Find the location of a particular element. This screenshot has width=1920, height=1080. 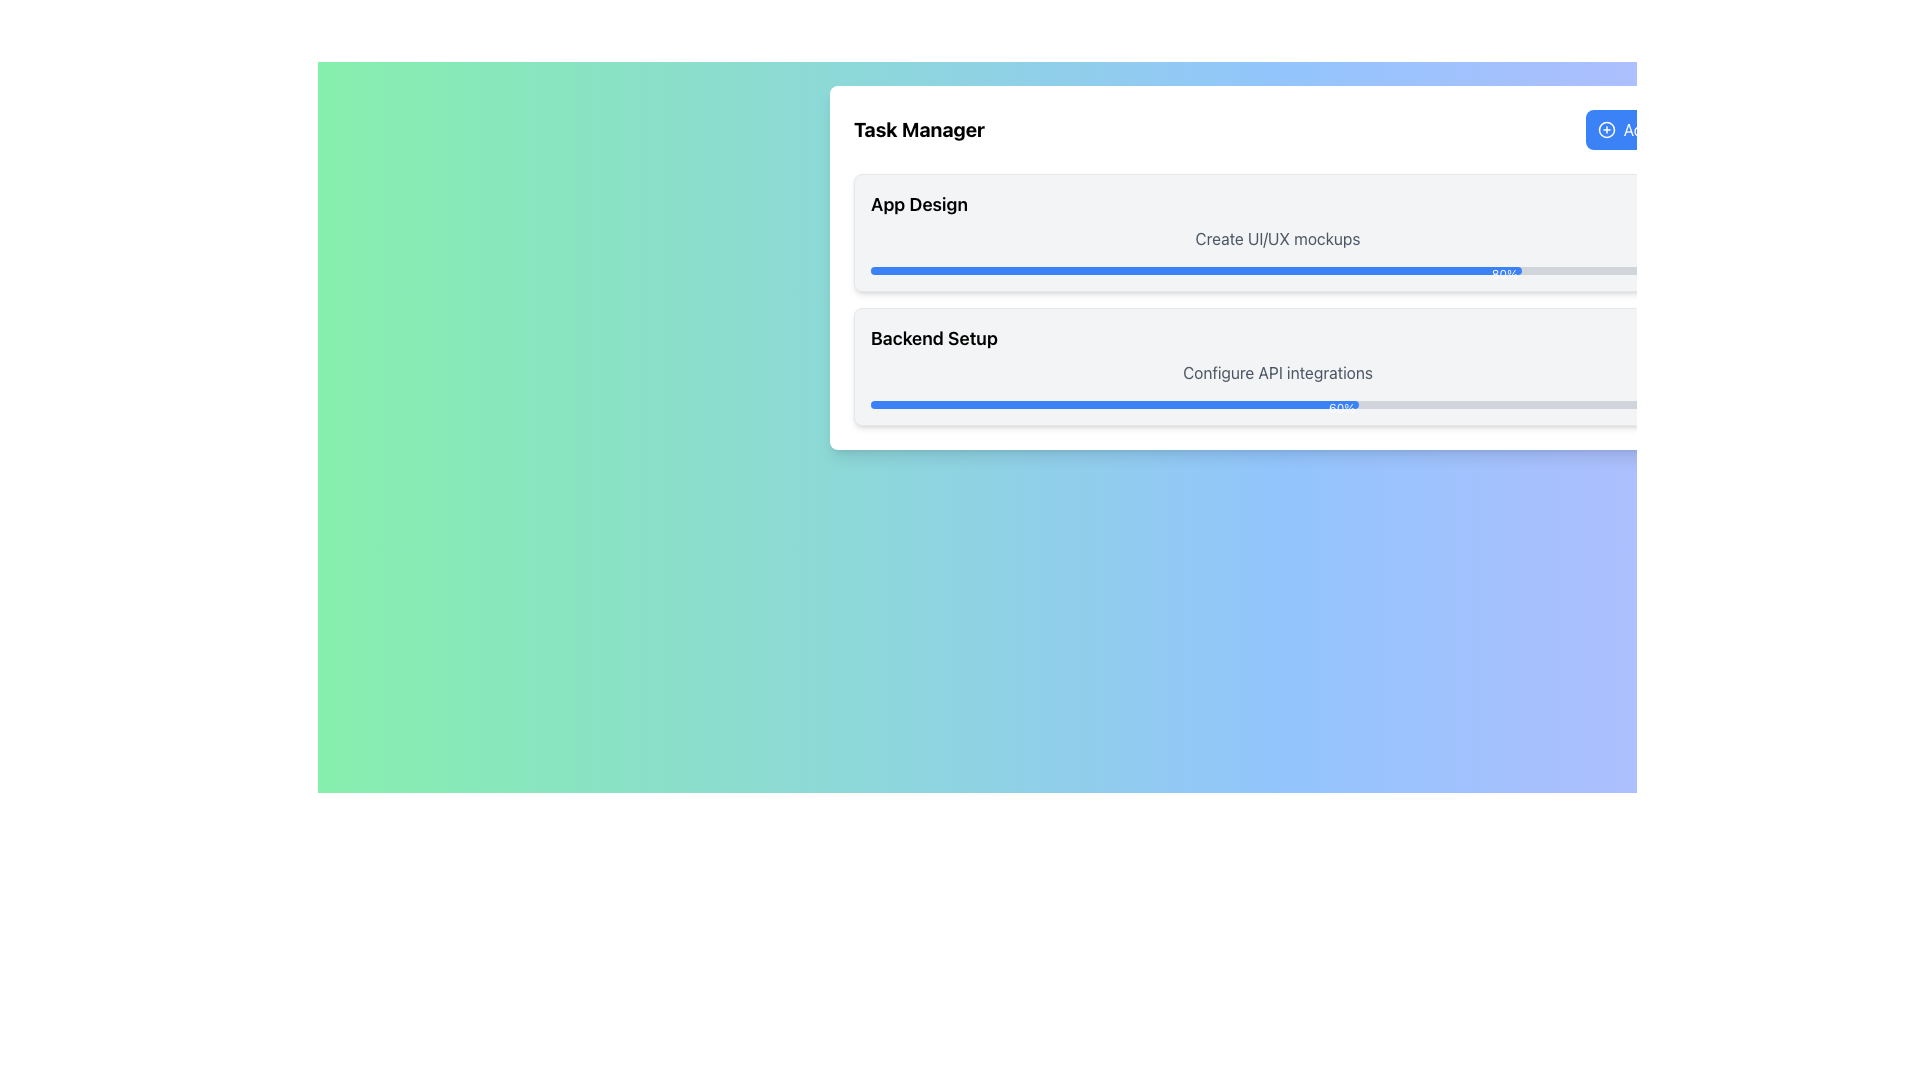

the percentage completion status displayed by the text label located at the far right end of the progress bar under the header 'Create UI/UX mockups' is located at coordinates (1505, 270).